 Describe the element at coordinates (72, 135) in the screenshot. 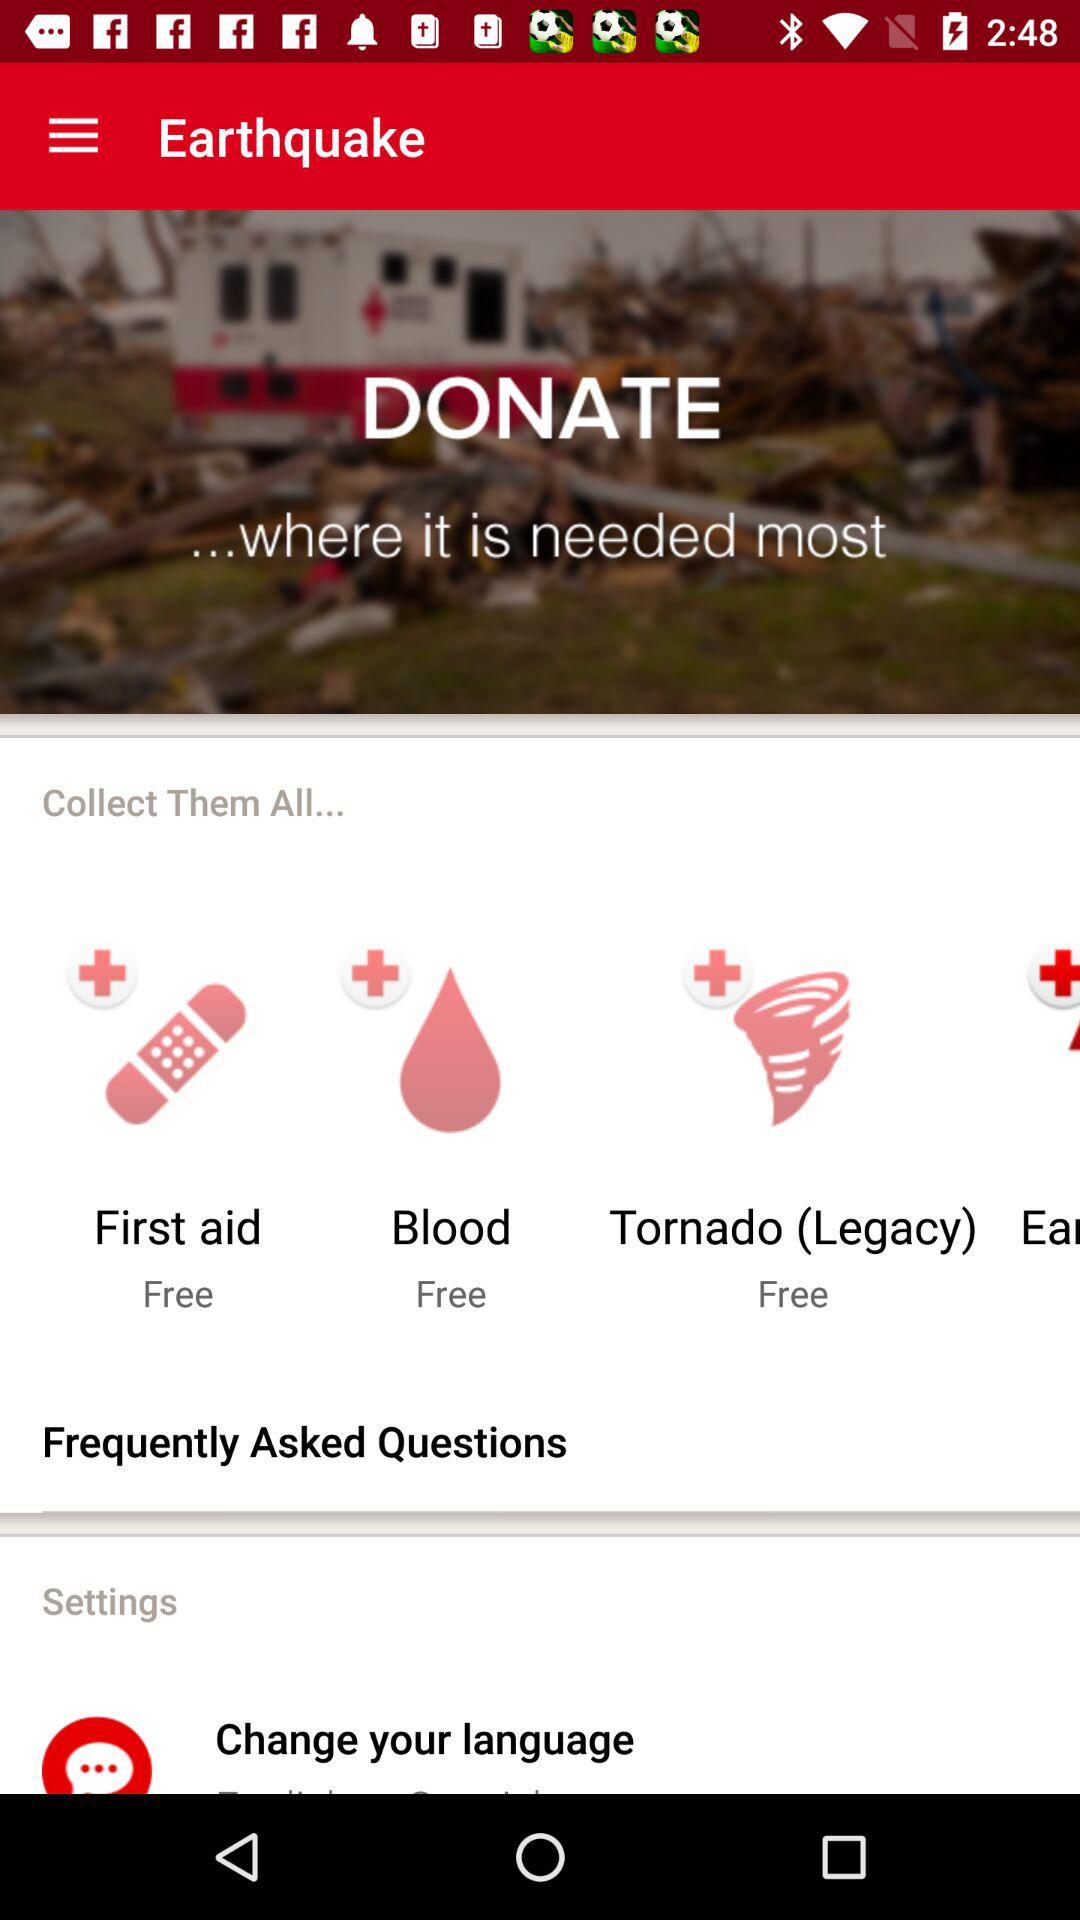

I see `app next to the earthquake icon` at that location.